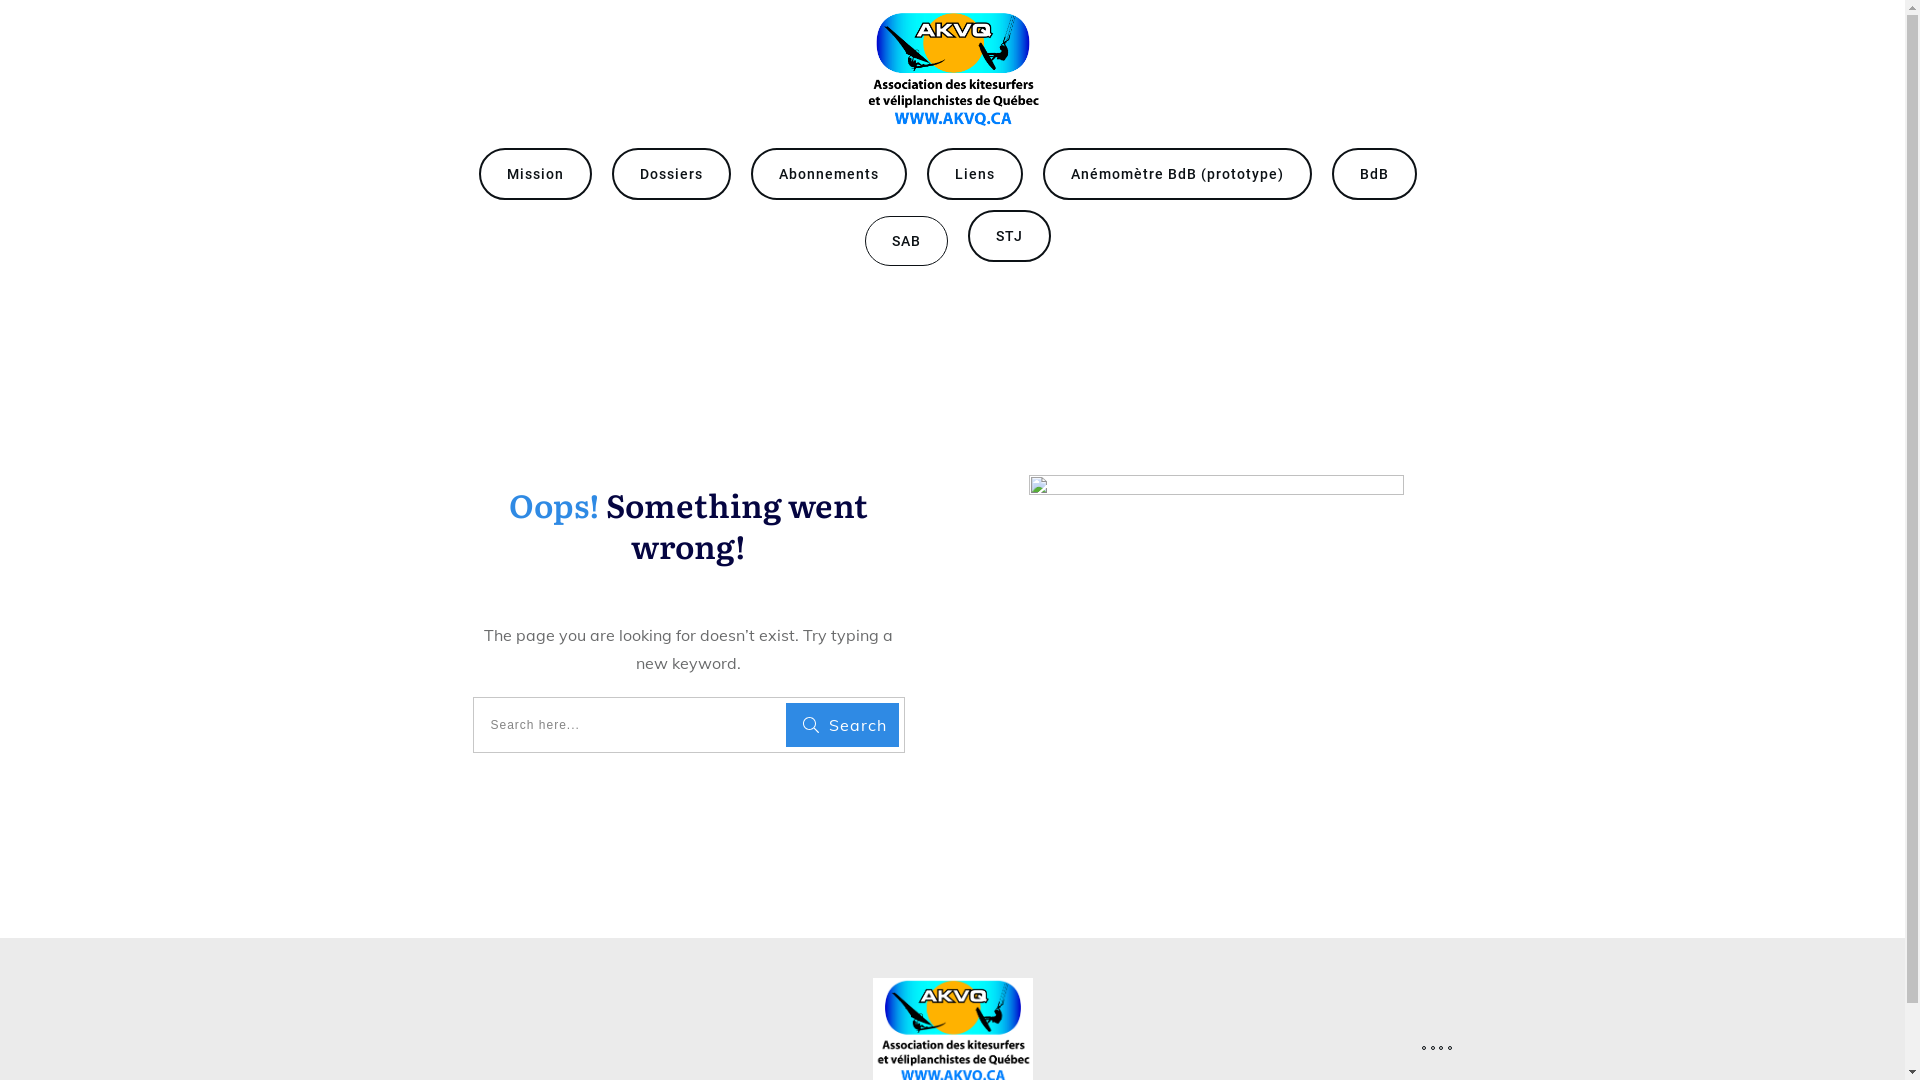 This screenshot has height=1080, width=1920. Describe the element at coordinates (638, 172) in the screenshot. I see `'Dossiers'` at that location.